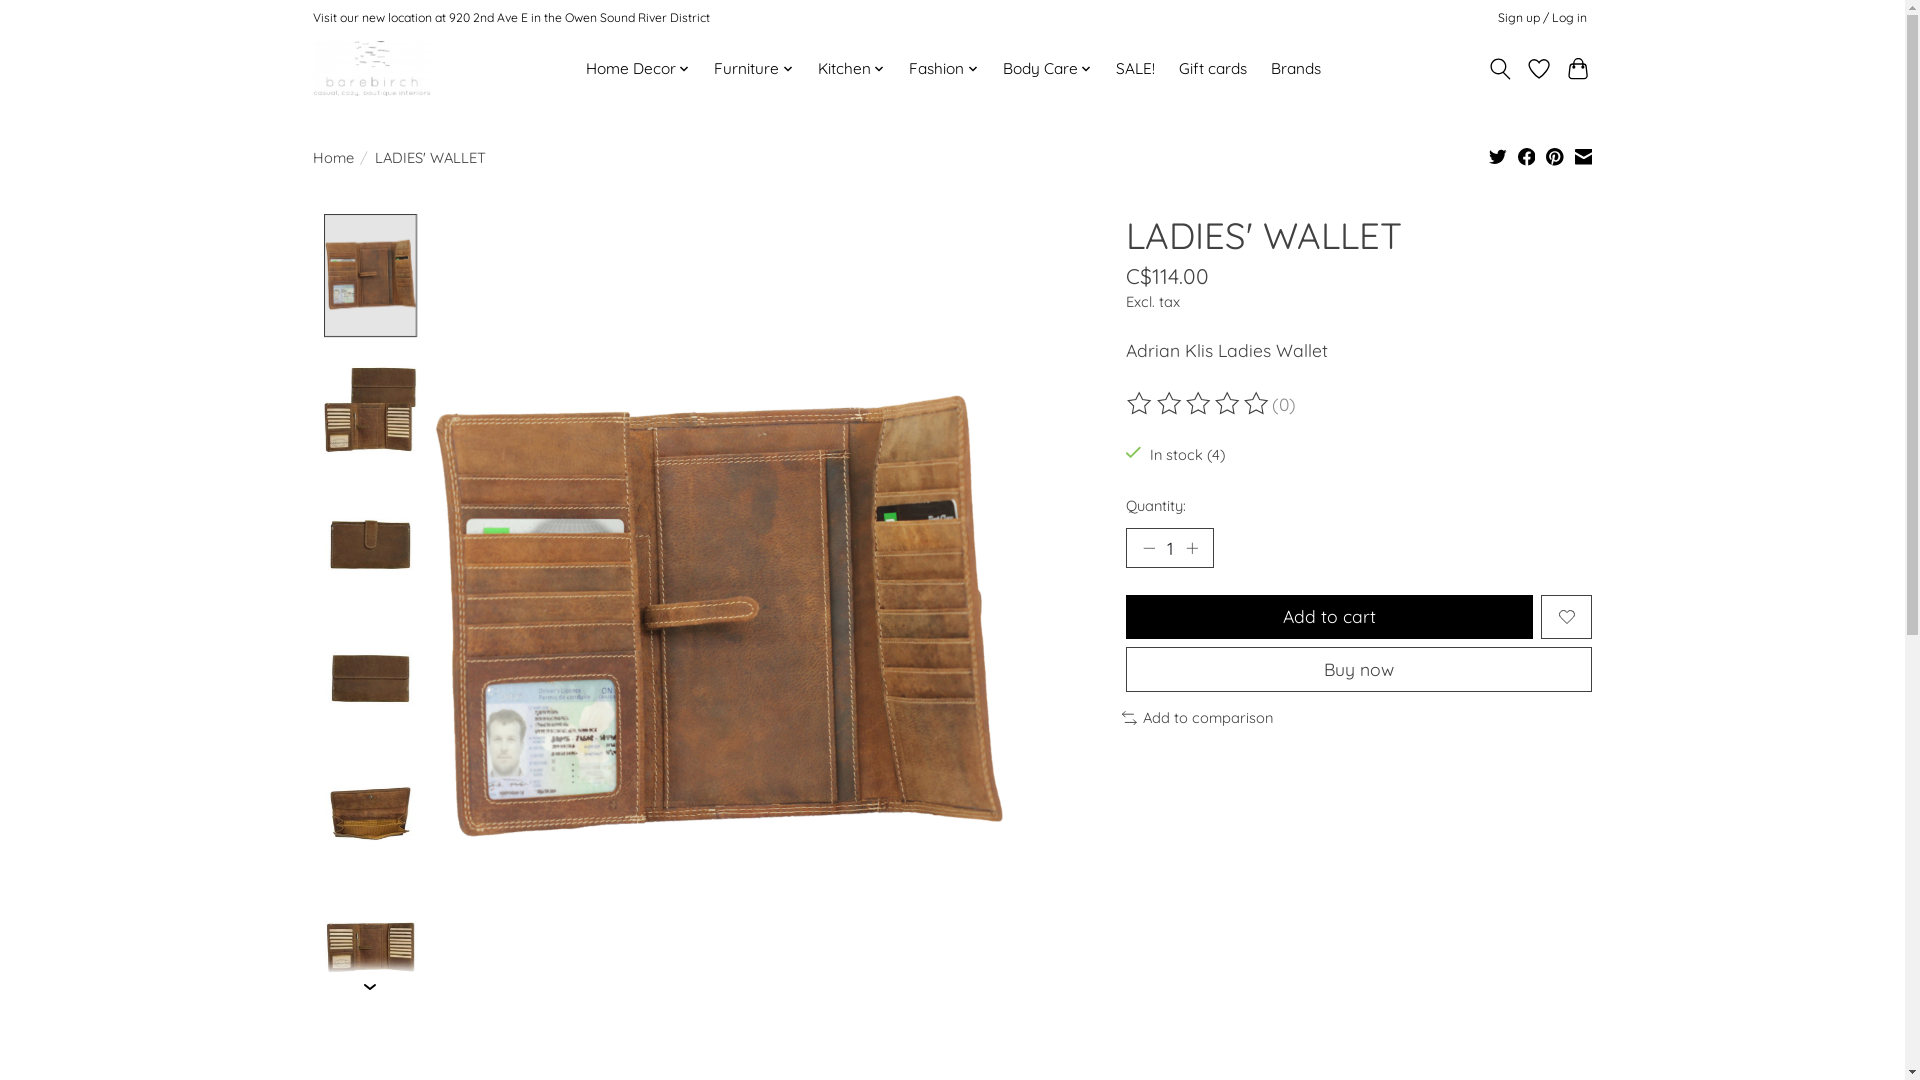  What do you see at coordinates (1583, 157) in the screenshot?
I see `'Share by Email'` at bounding box center [1583, 157].